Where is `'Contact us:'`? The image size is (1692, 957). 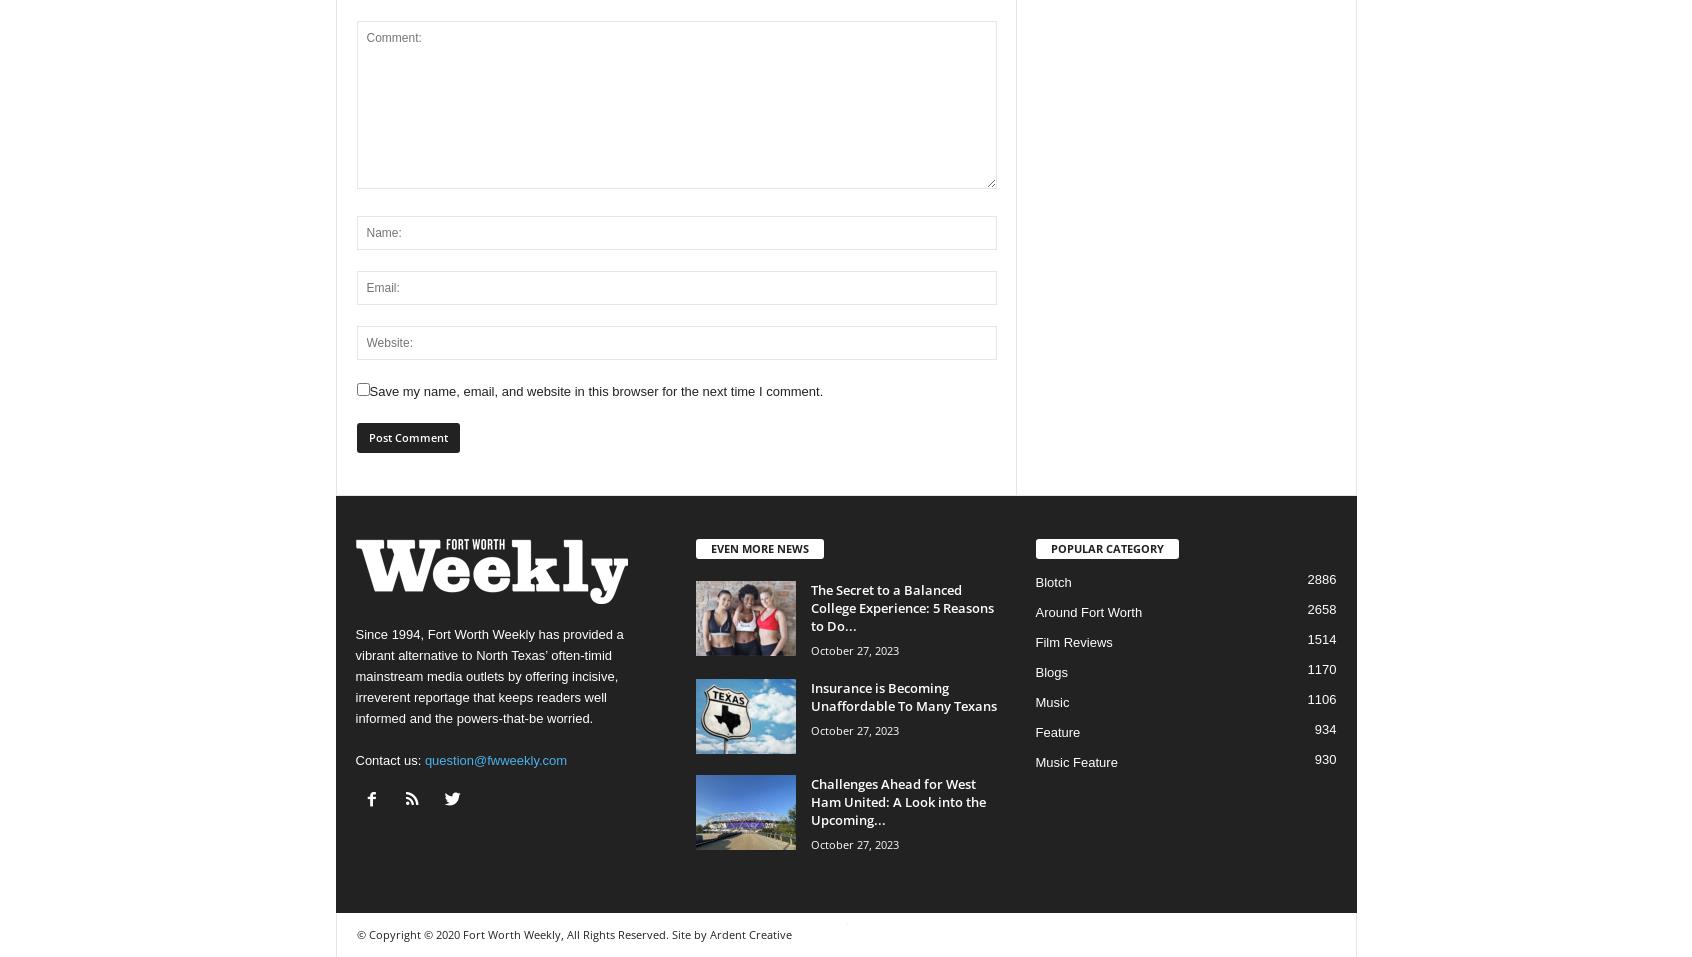
'Contact us:' is located at coordinates (389, 759).